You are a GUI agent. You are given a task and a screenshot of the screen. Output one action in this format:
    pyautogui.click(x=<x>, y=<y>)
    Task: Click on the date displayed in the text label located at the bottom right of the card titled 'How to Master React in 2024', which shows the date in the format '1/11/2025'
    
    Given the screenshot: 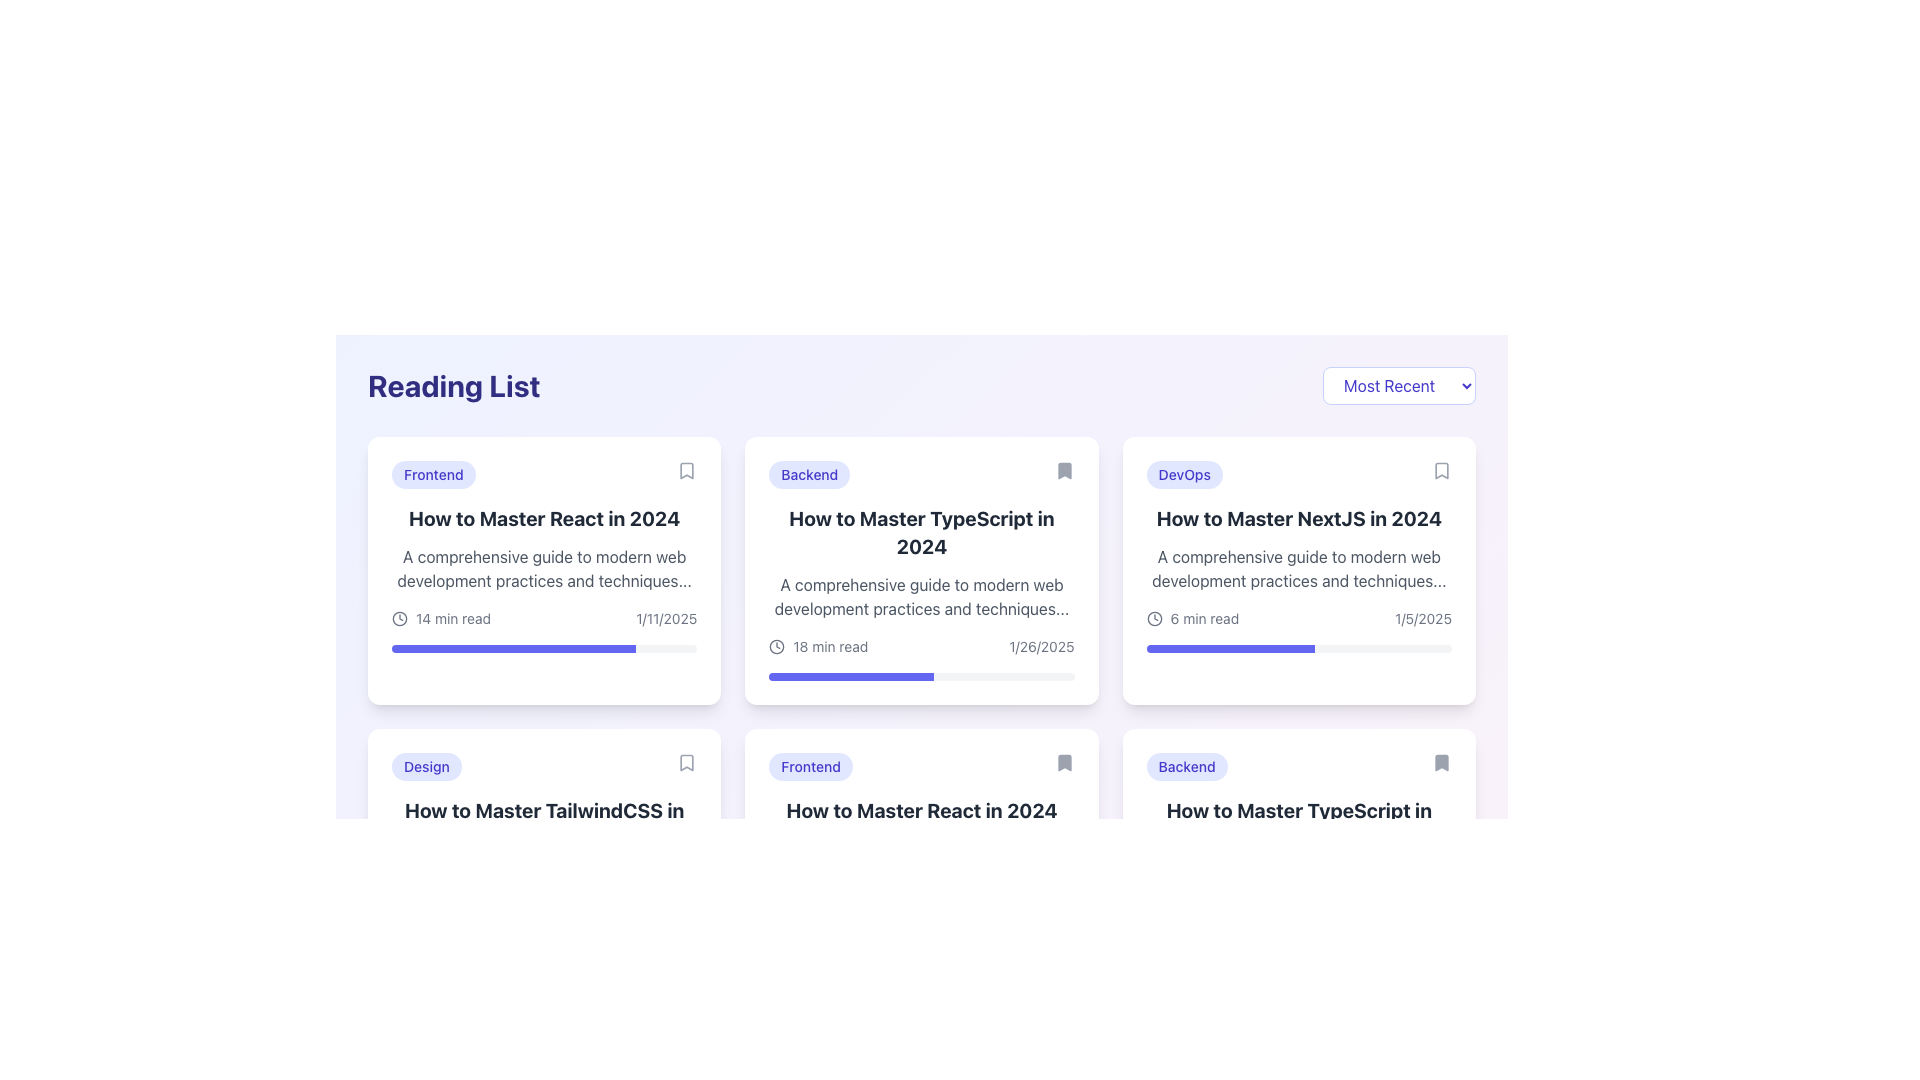 What is the action you would take?
    pyautogui.click(x=666, y=617)
    